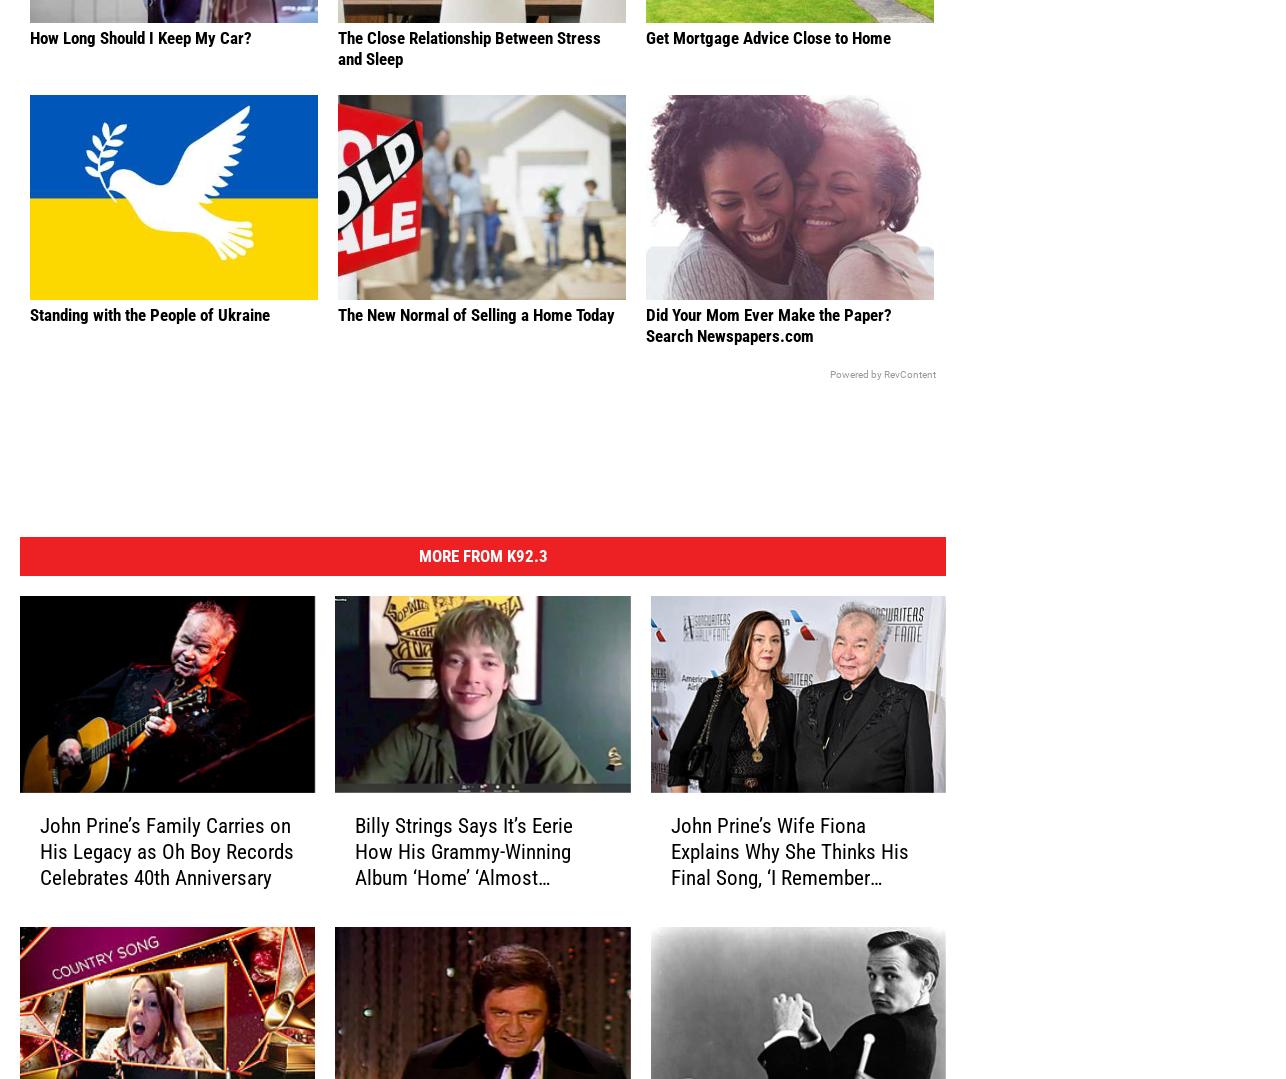  I want to click on 'Get Mortgage Advice Close to Home', so click(768, 67).